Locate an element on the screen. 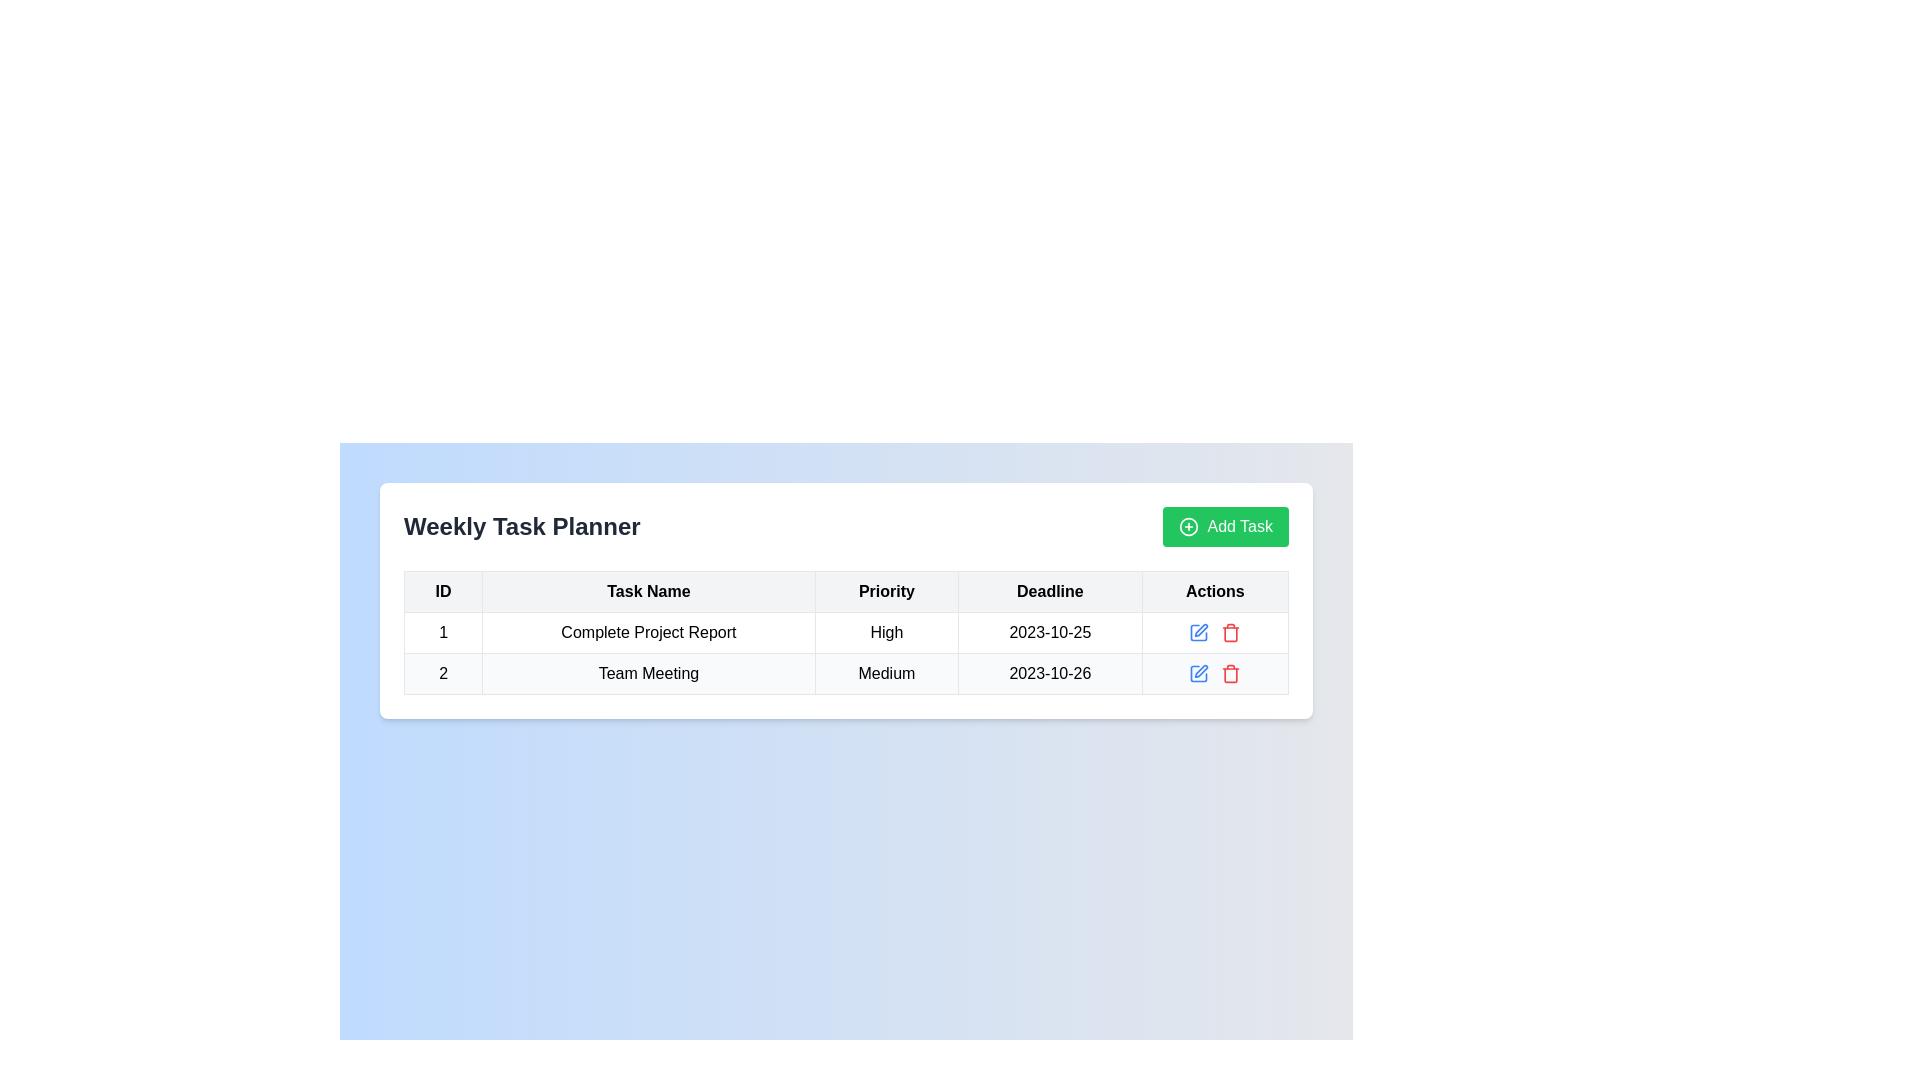  the trash bin icon in the second row of the Actions column, which serves as the delete button for the associated task is located at coordinates (1230, 634).